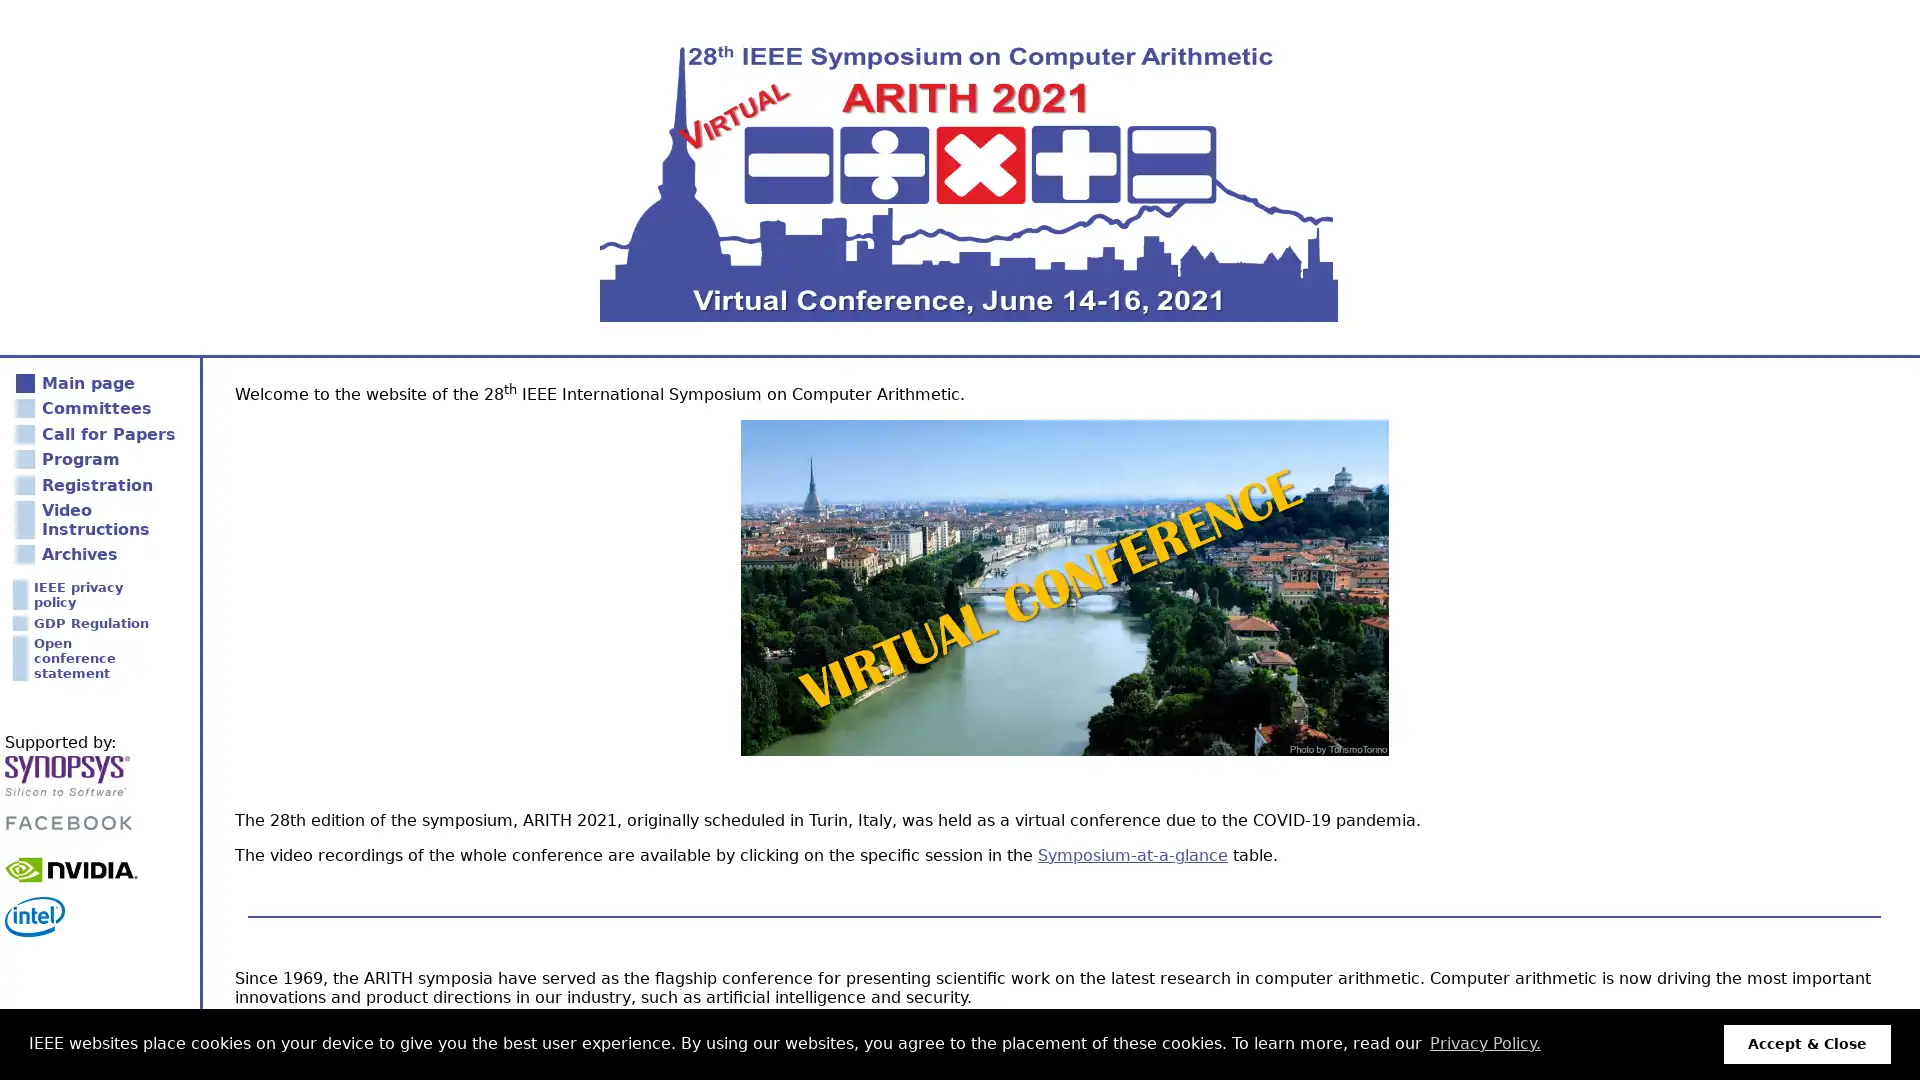 This screenshot has width=1920, height=1080. I want to click on learn more about cookies, so click(1484, 1043).